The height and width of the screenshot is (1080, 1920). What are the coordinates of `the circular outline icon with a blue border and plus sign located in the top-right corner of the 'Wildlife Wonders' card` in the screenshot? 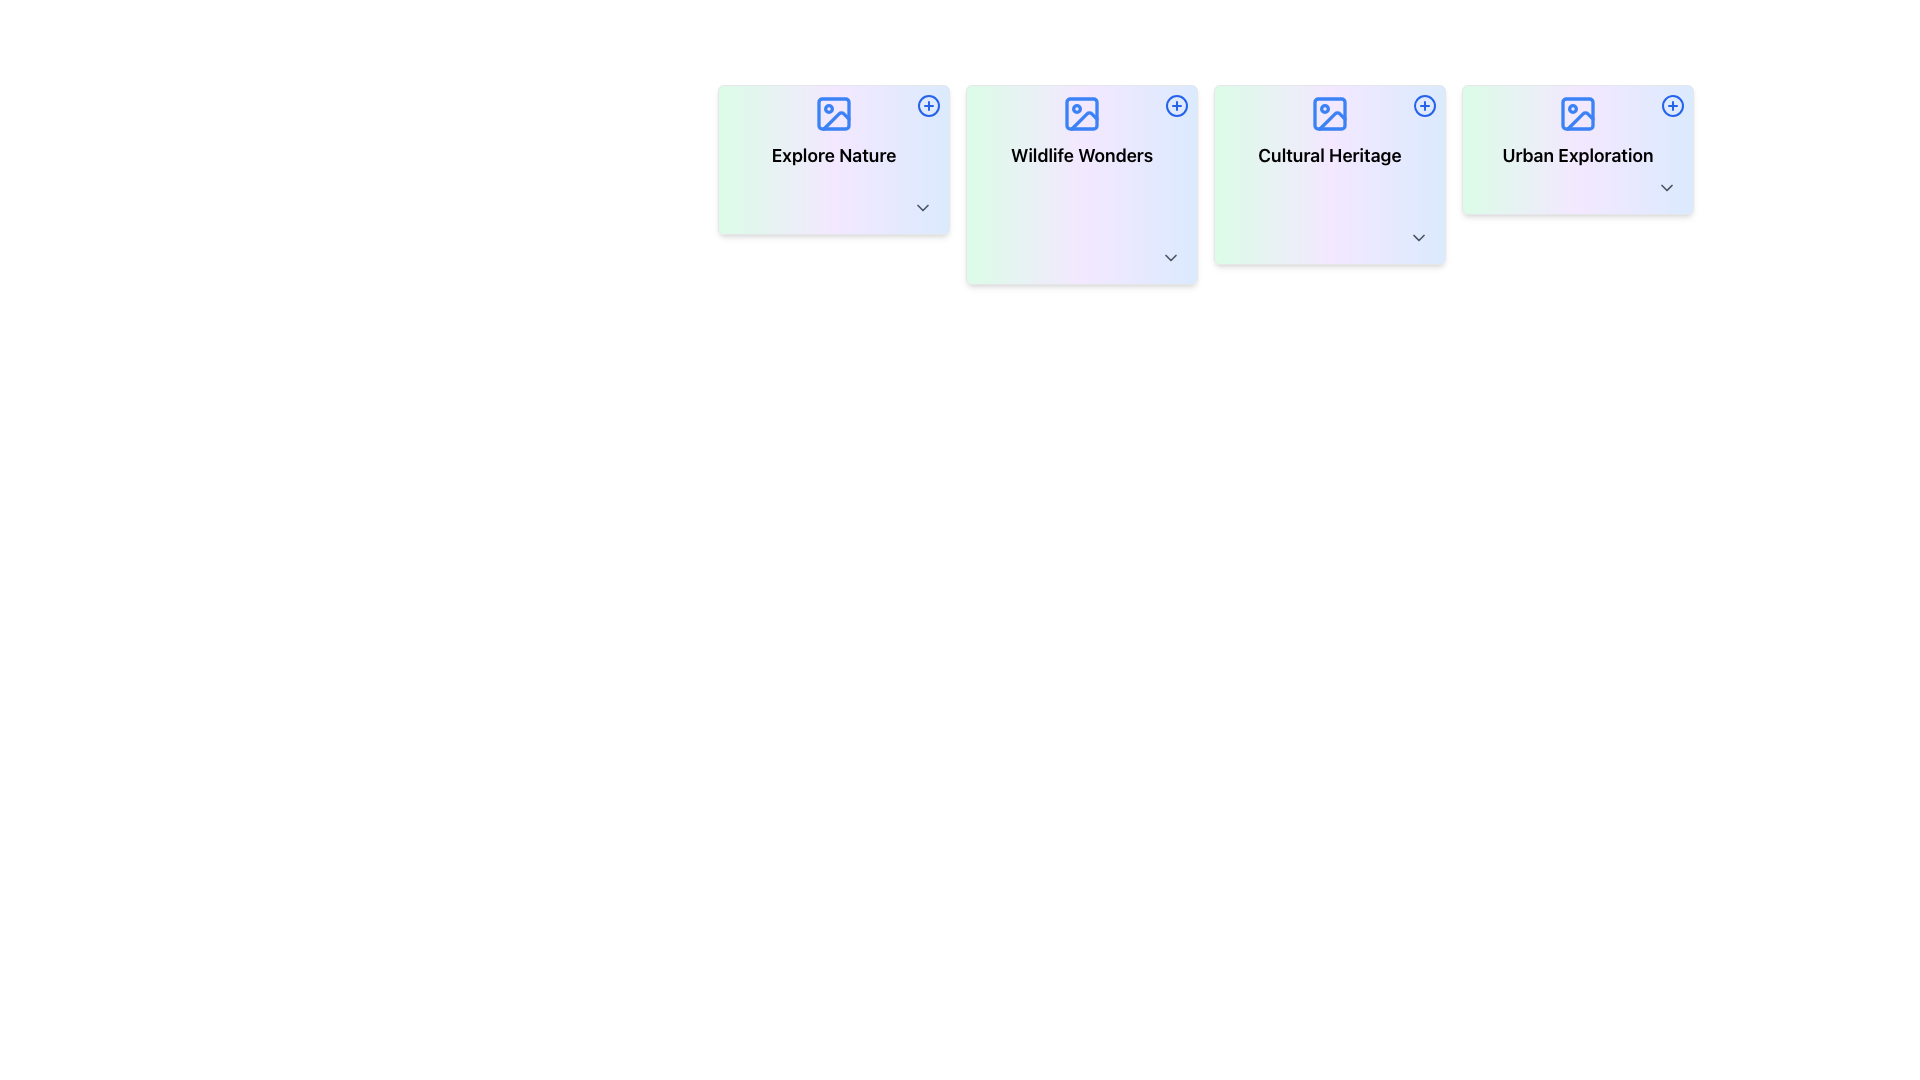 It's located at (1176, 105).